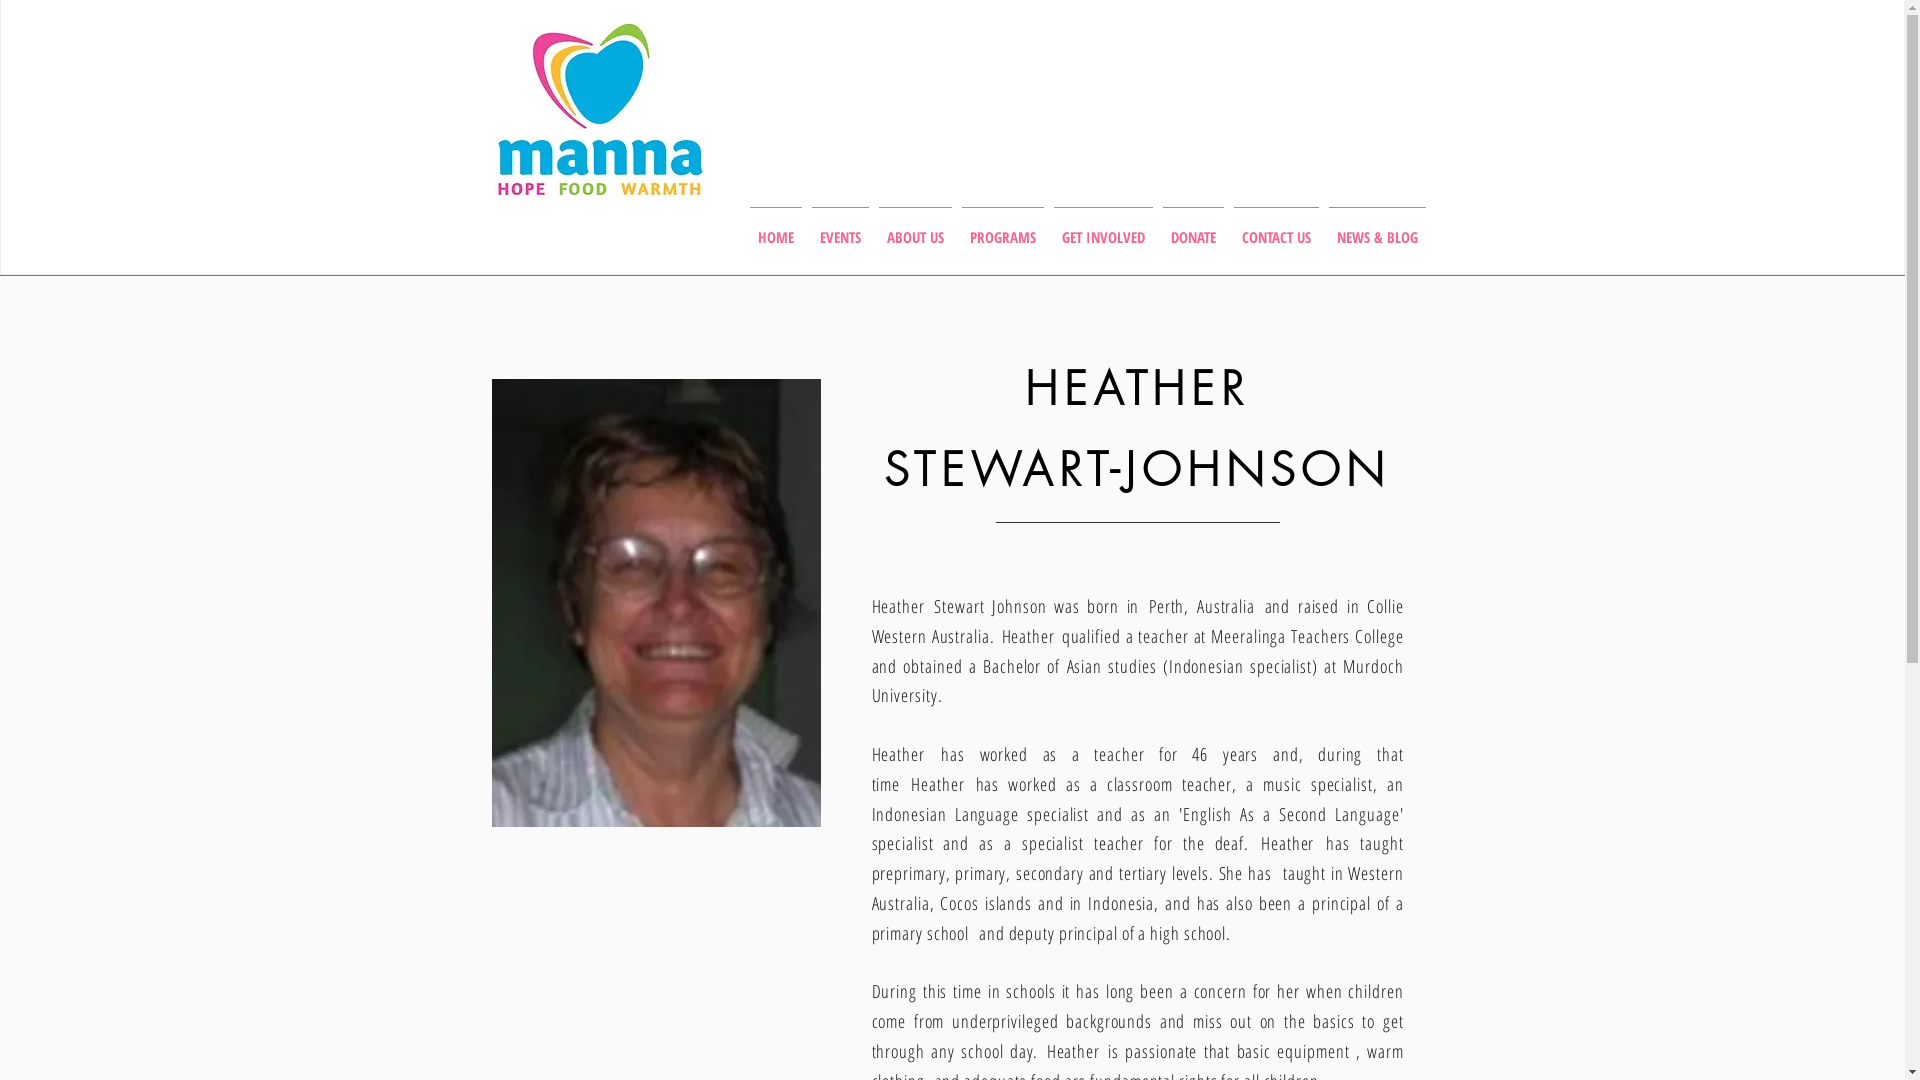 The height and width of the screenshot is (1080, 1920). Describe the element at coordinates (1274, 226) in the screenshot. I see `'CONTACT US'` at that location.